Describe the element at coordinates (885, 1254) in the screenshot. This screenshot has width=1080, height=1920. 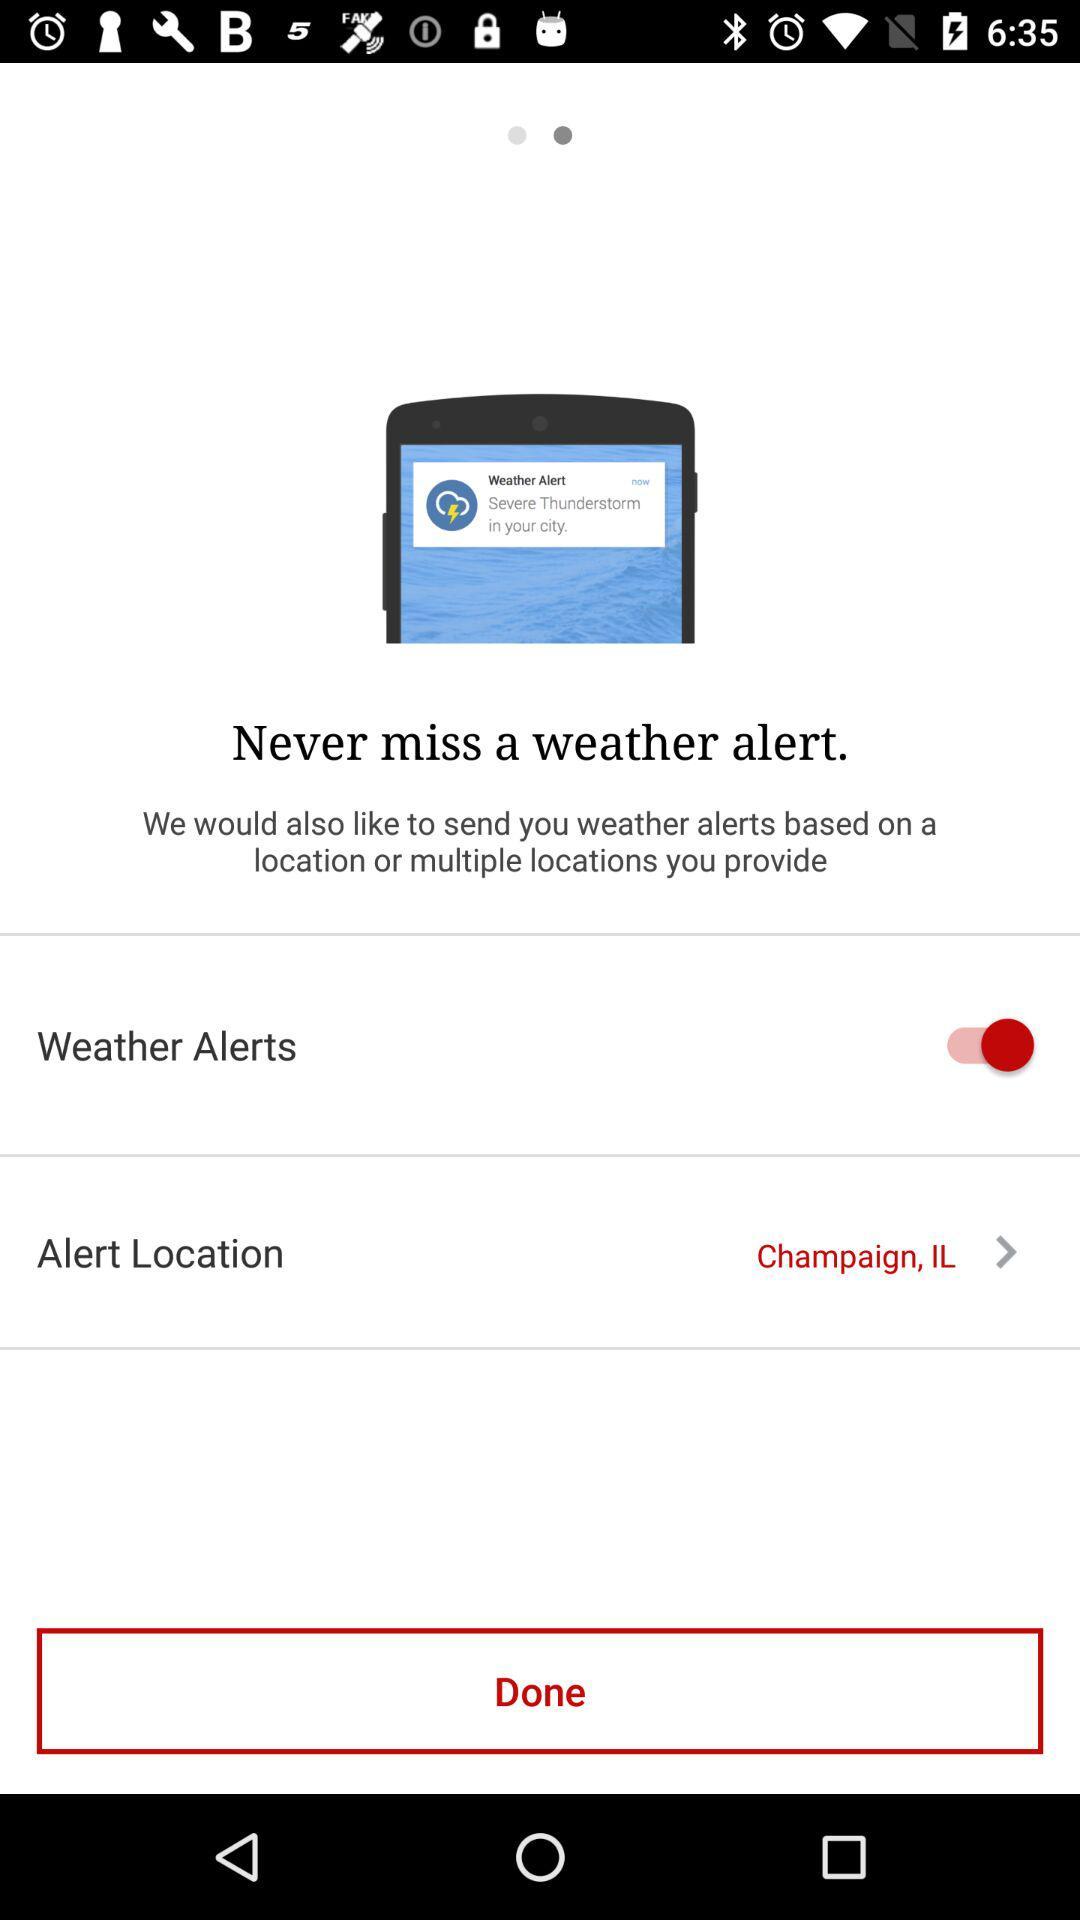
I see `the item next to the alert location item` at that location.